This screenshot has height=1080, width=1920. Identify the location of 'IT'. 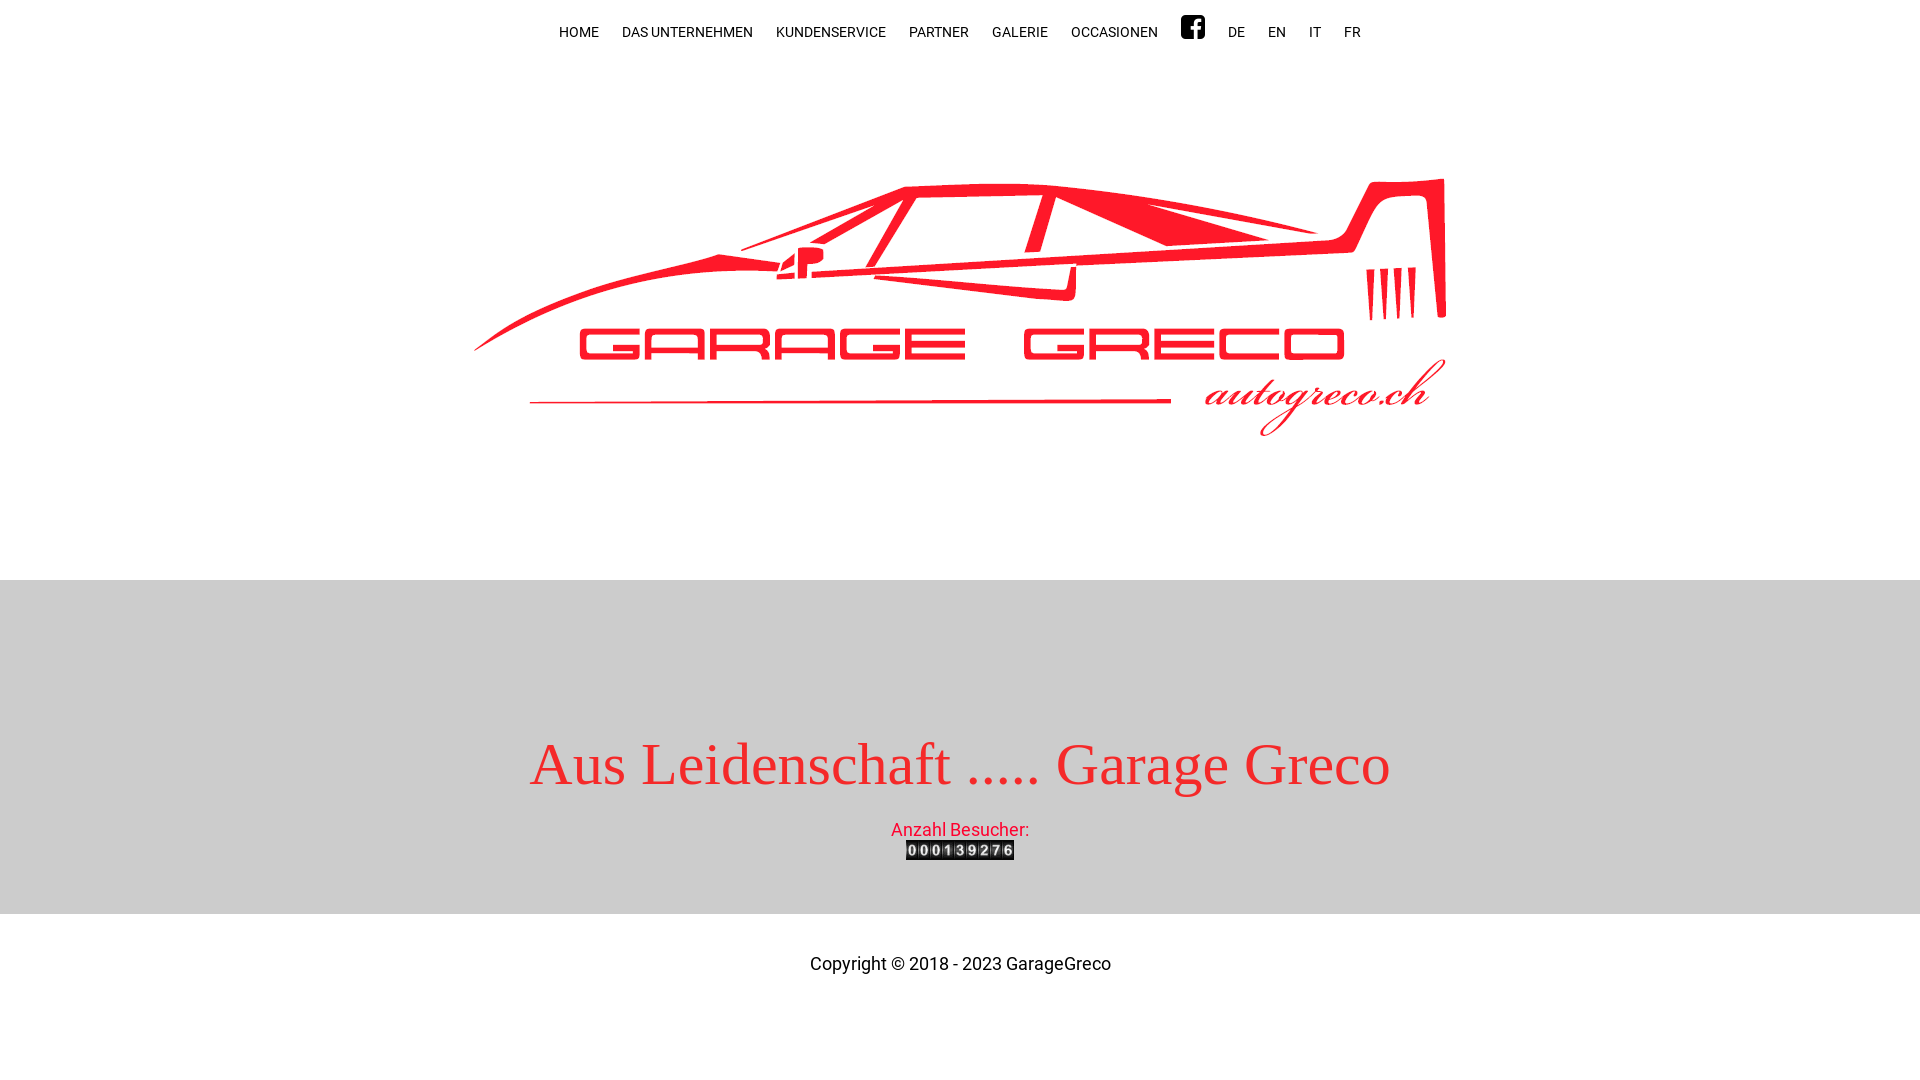
(1315, 31).